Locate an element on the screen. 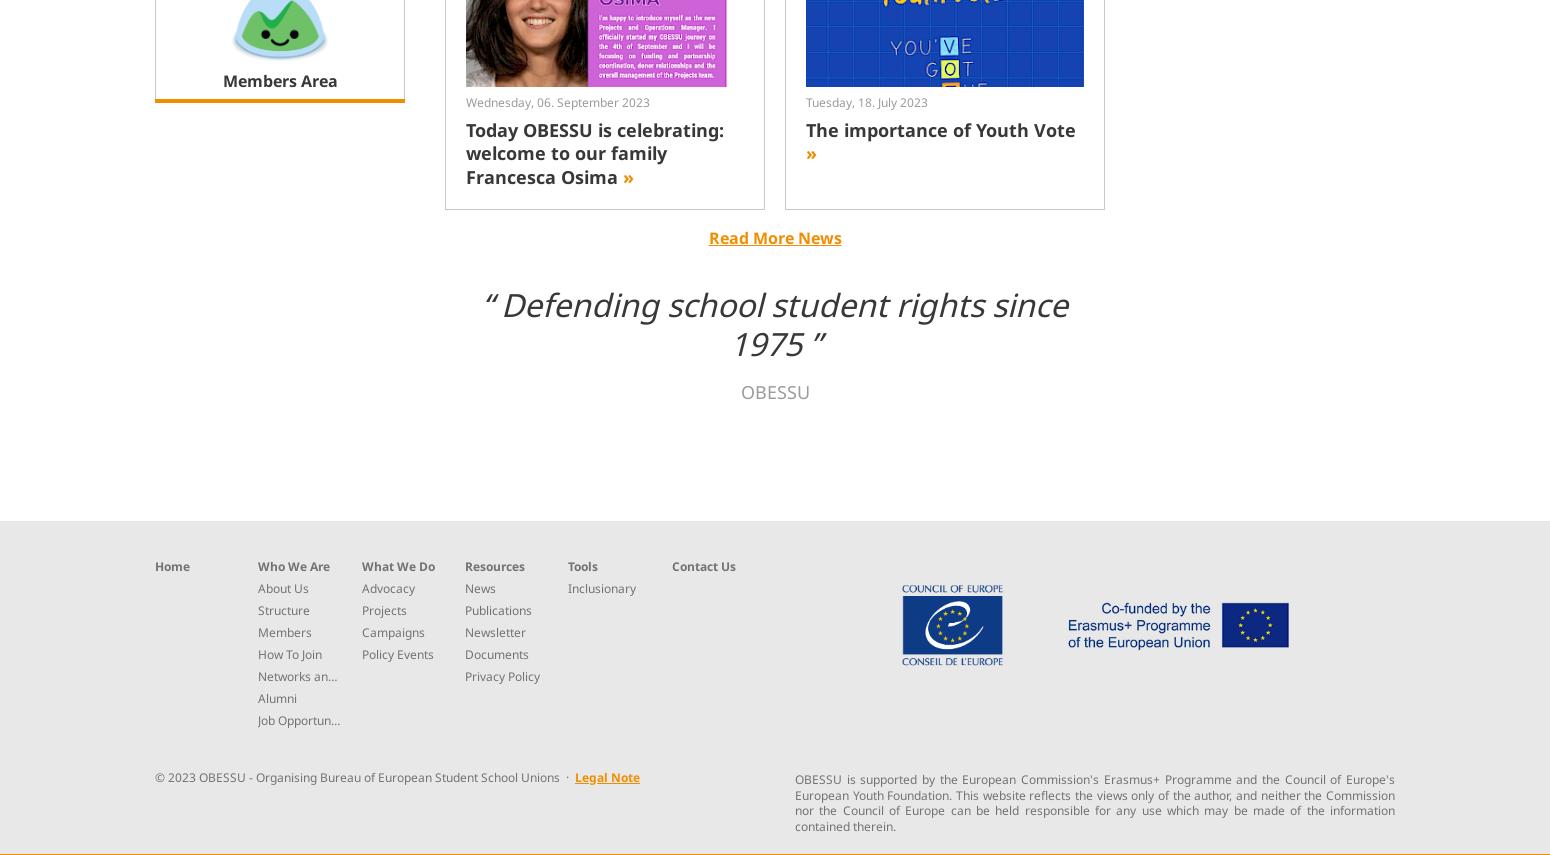 The image size is (1550, 855). 'Documents' is located at coordinates (495, 652).